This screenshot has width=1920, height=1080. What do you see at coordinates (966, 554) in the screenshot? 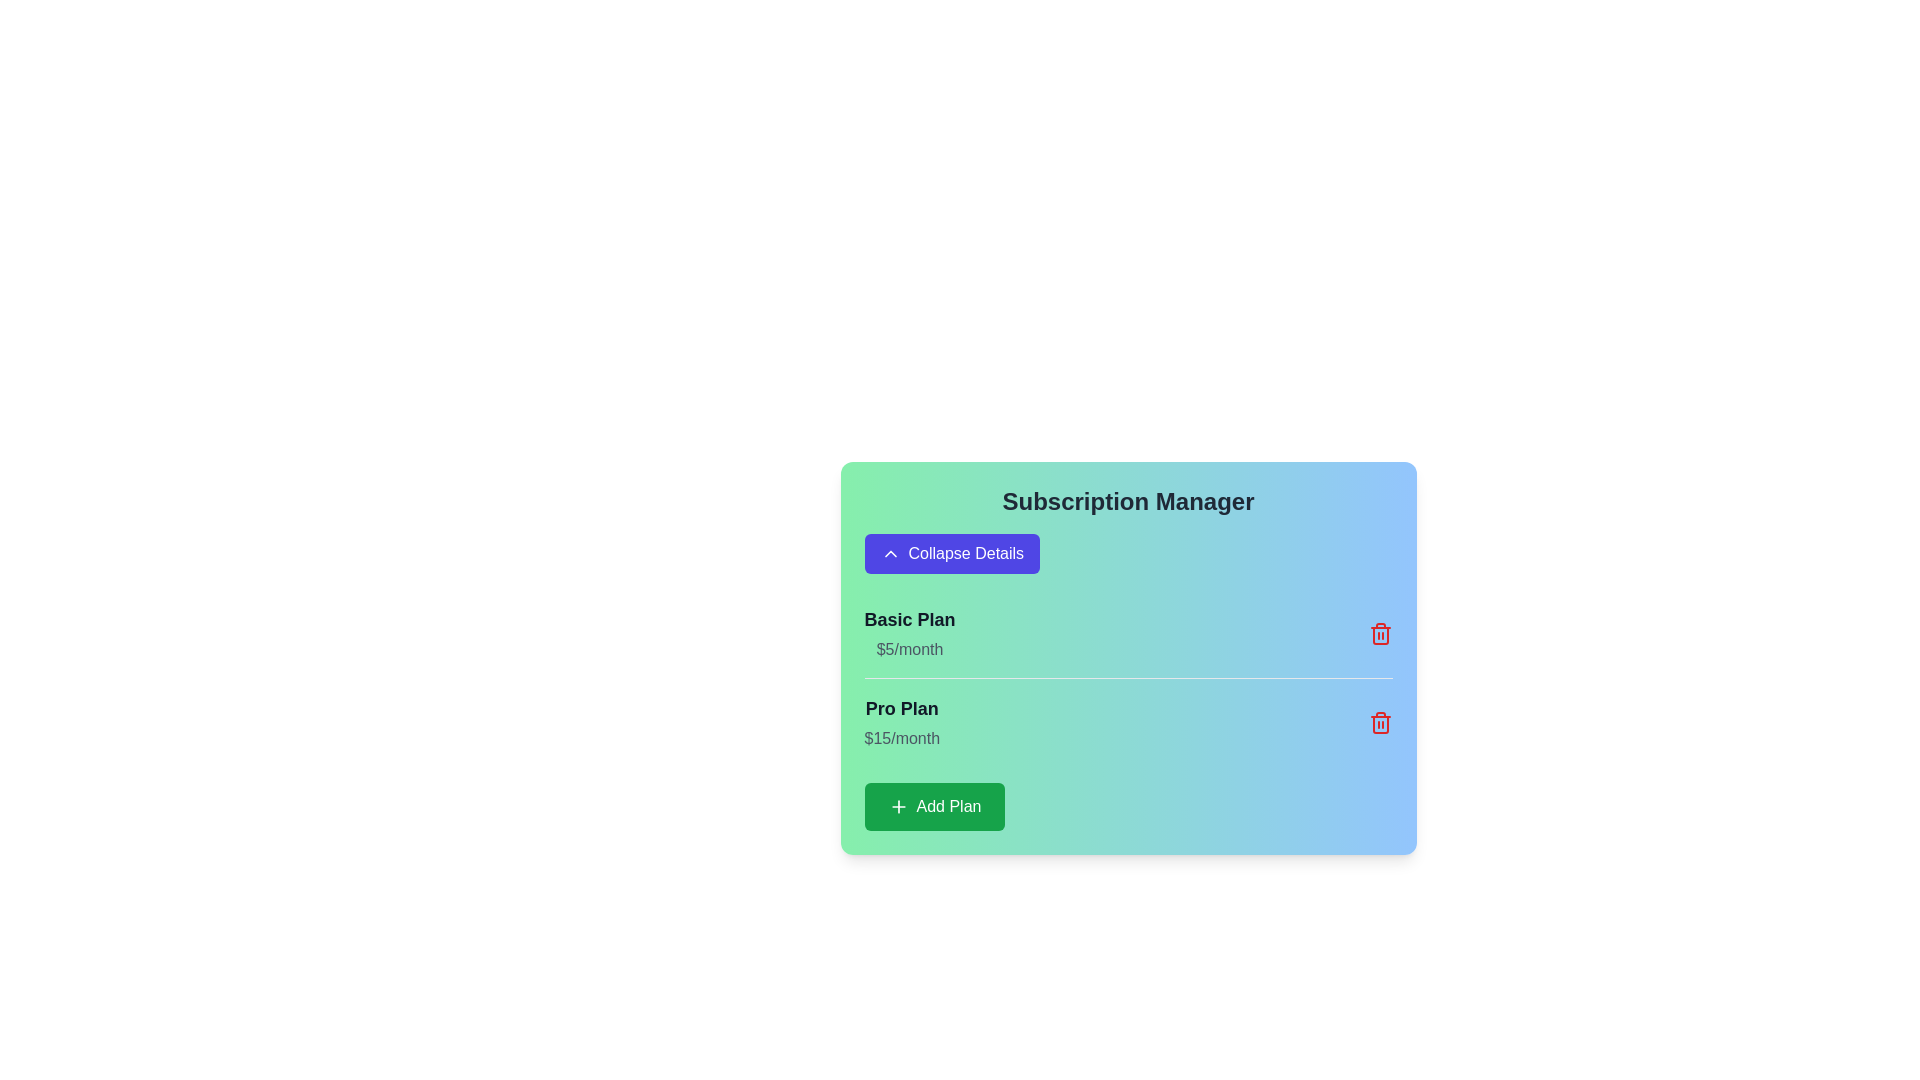
I see `text from the label within the button that collapses or hides additional details in the 'Subscription Manager' card, located at the top section header` at bounding box center [966, 554].